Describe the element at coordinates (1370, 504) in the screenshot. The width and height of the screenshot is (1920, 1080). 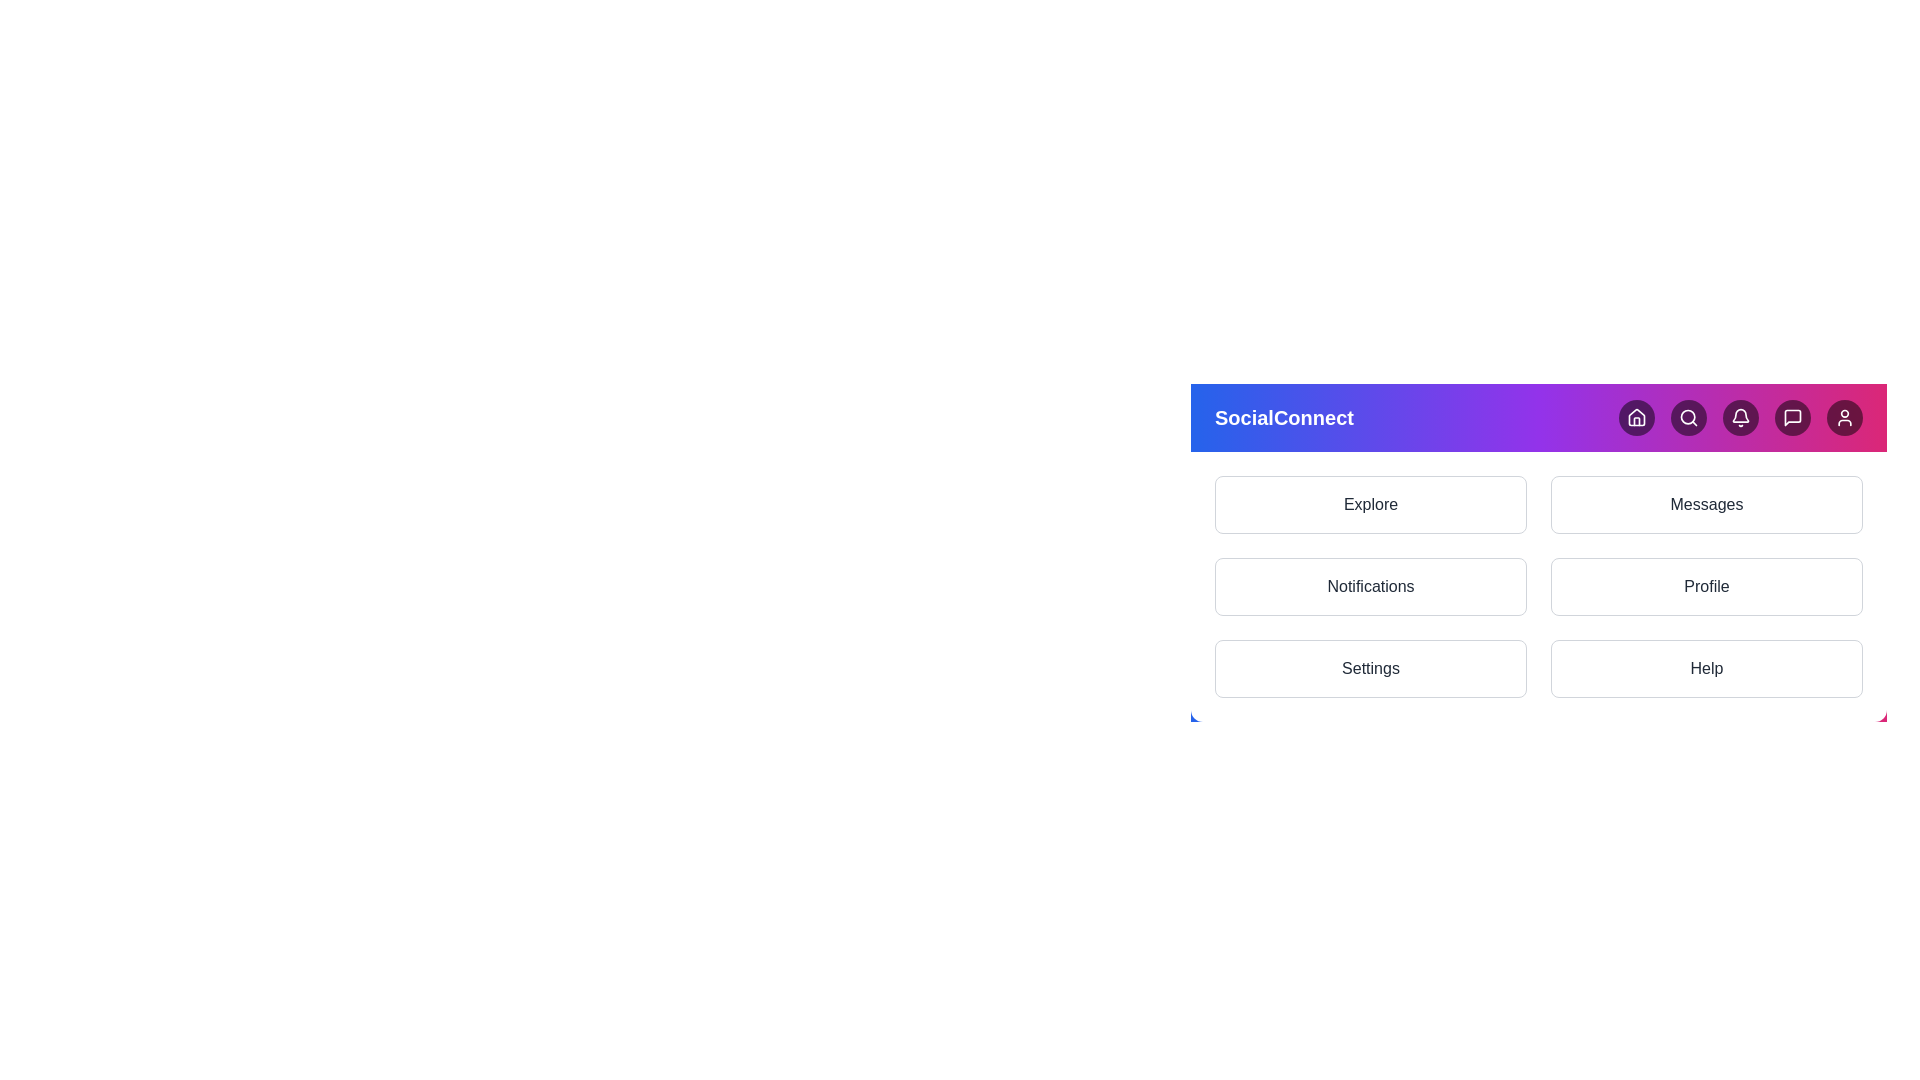
I see `the navigation option labeled Explore` at that location.